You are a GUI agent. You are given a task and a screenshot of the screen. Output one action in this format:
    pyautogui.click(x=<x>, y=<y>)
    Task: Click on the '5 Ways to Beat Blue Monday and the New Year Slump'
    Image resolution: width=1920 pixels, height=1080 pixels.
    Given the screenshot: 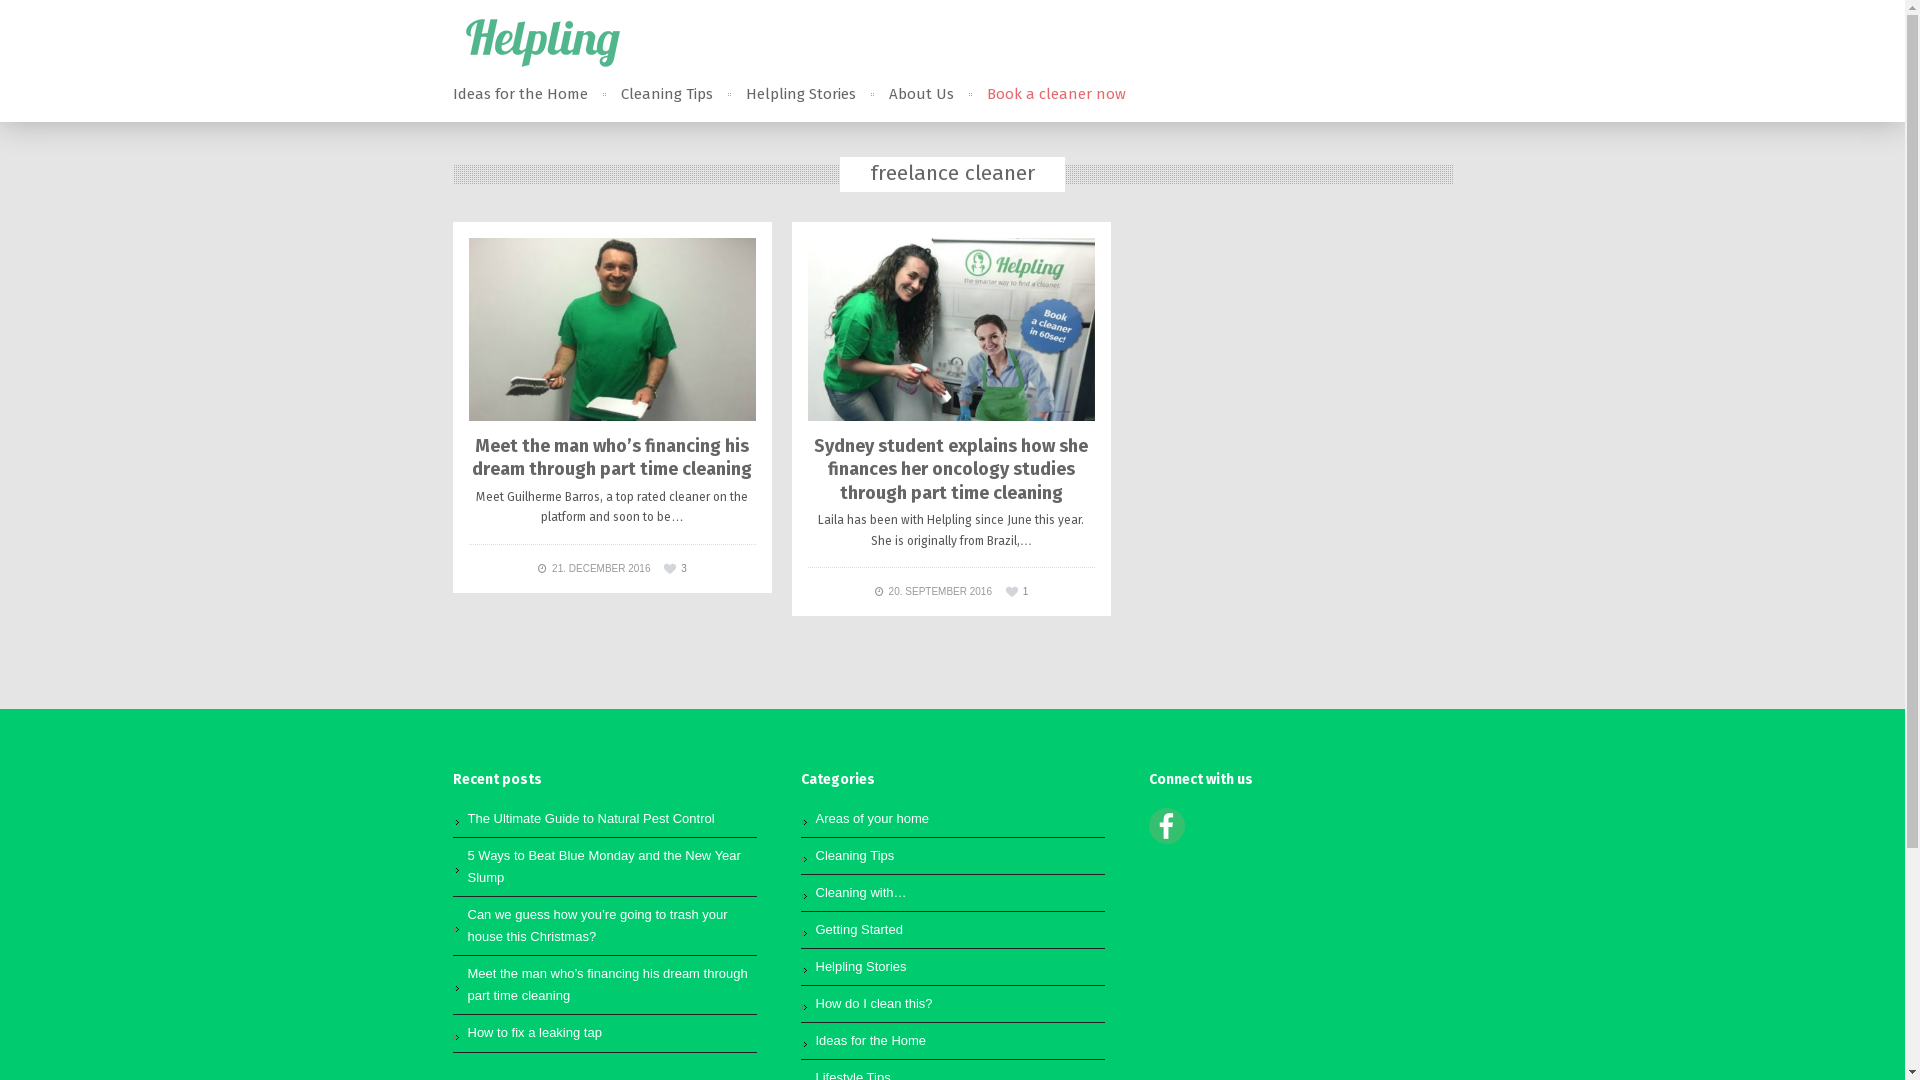 What is the action you would take?
    pyautogui.click(x=603, y=865)
    